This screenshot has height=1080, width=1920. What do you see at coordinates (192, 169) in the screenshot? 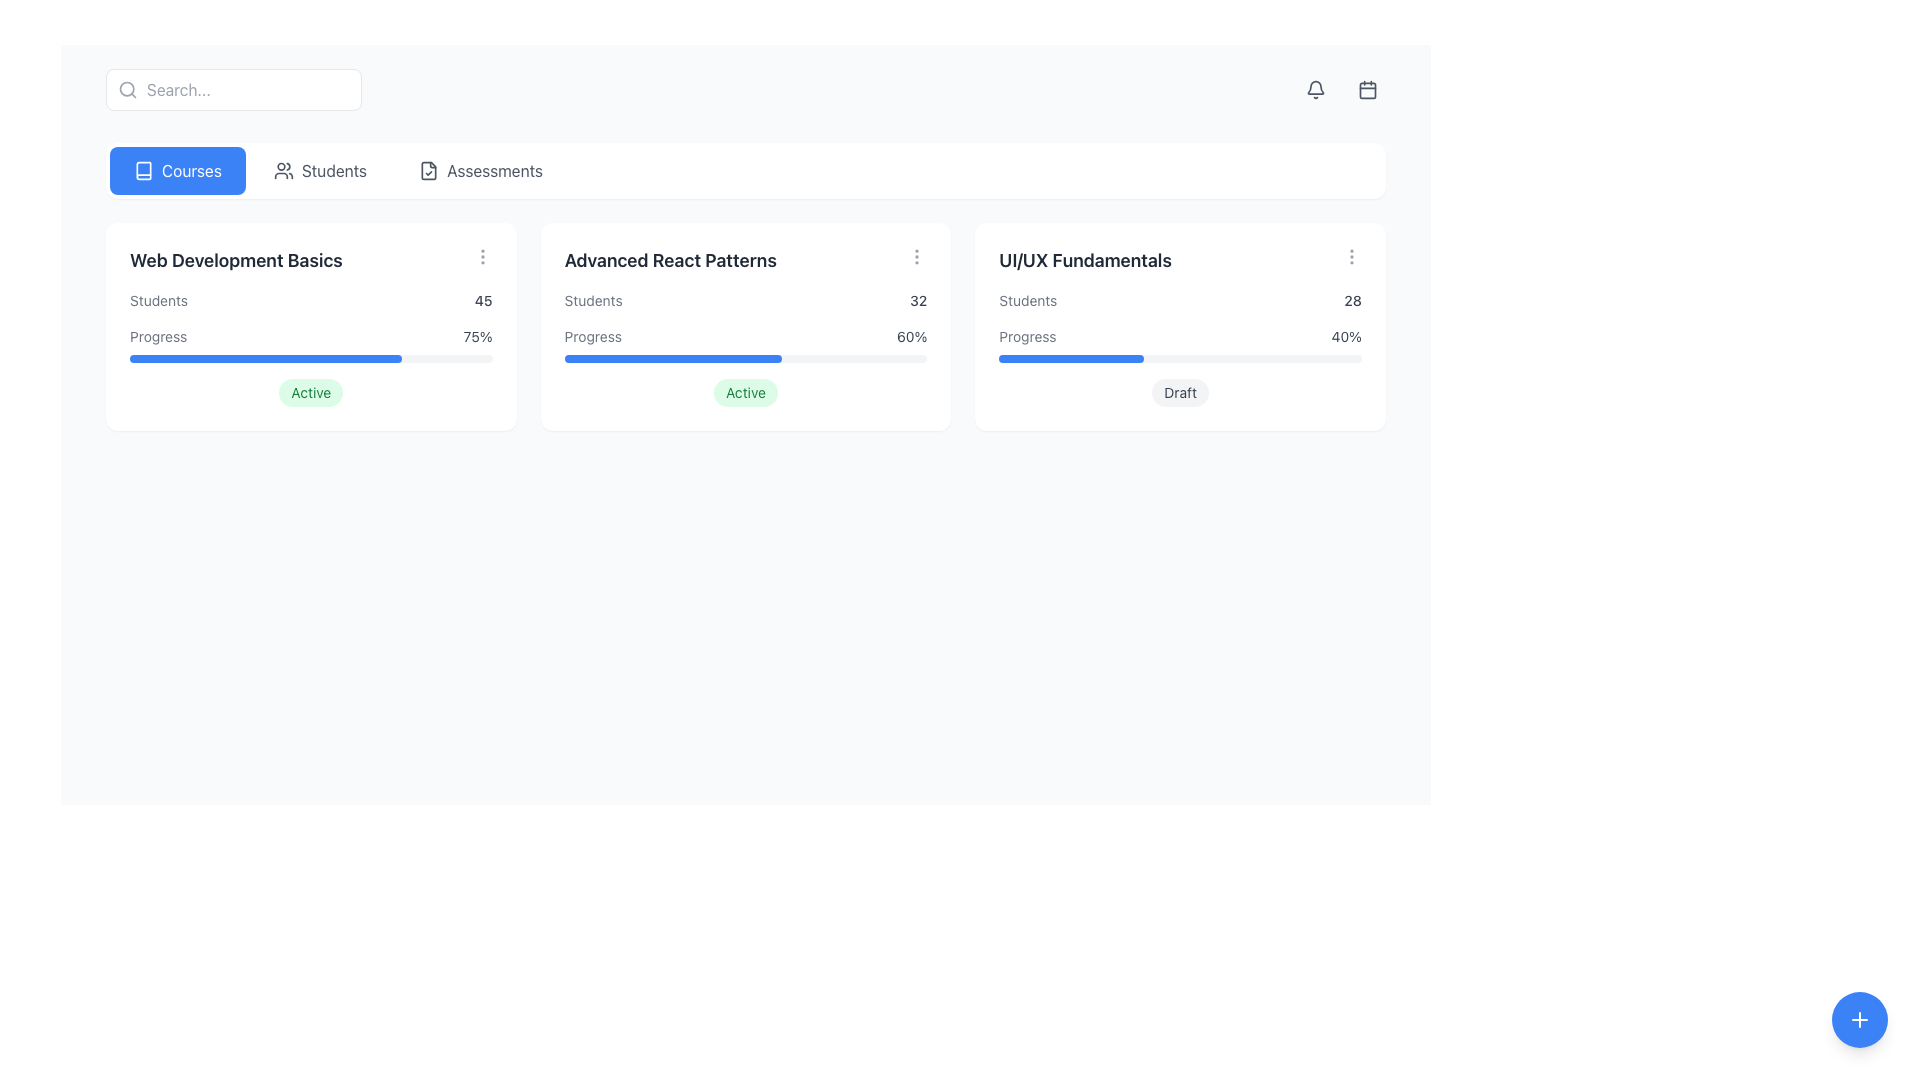
I see `the 'Courses' text label within the blue button in the navigation bar located at the top-left of the interface` at bounding box center [192, 169].